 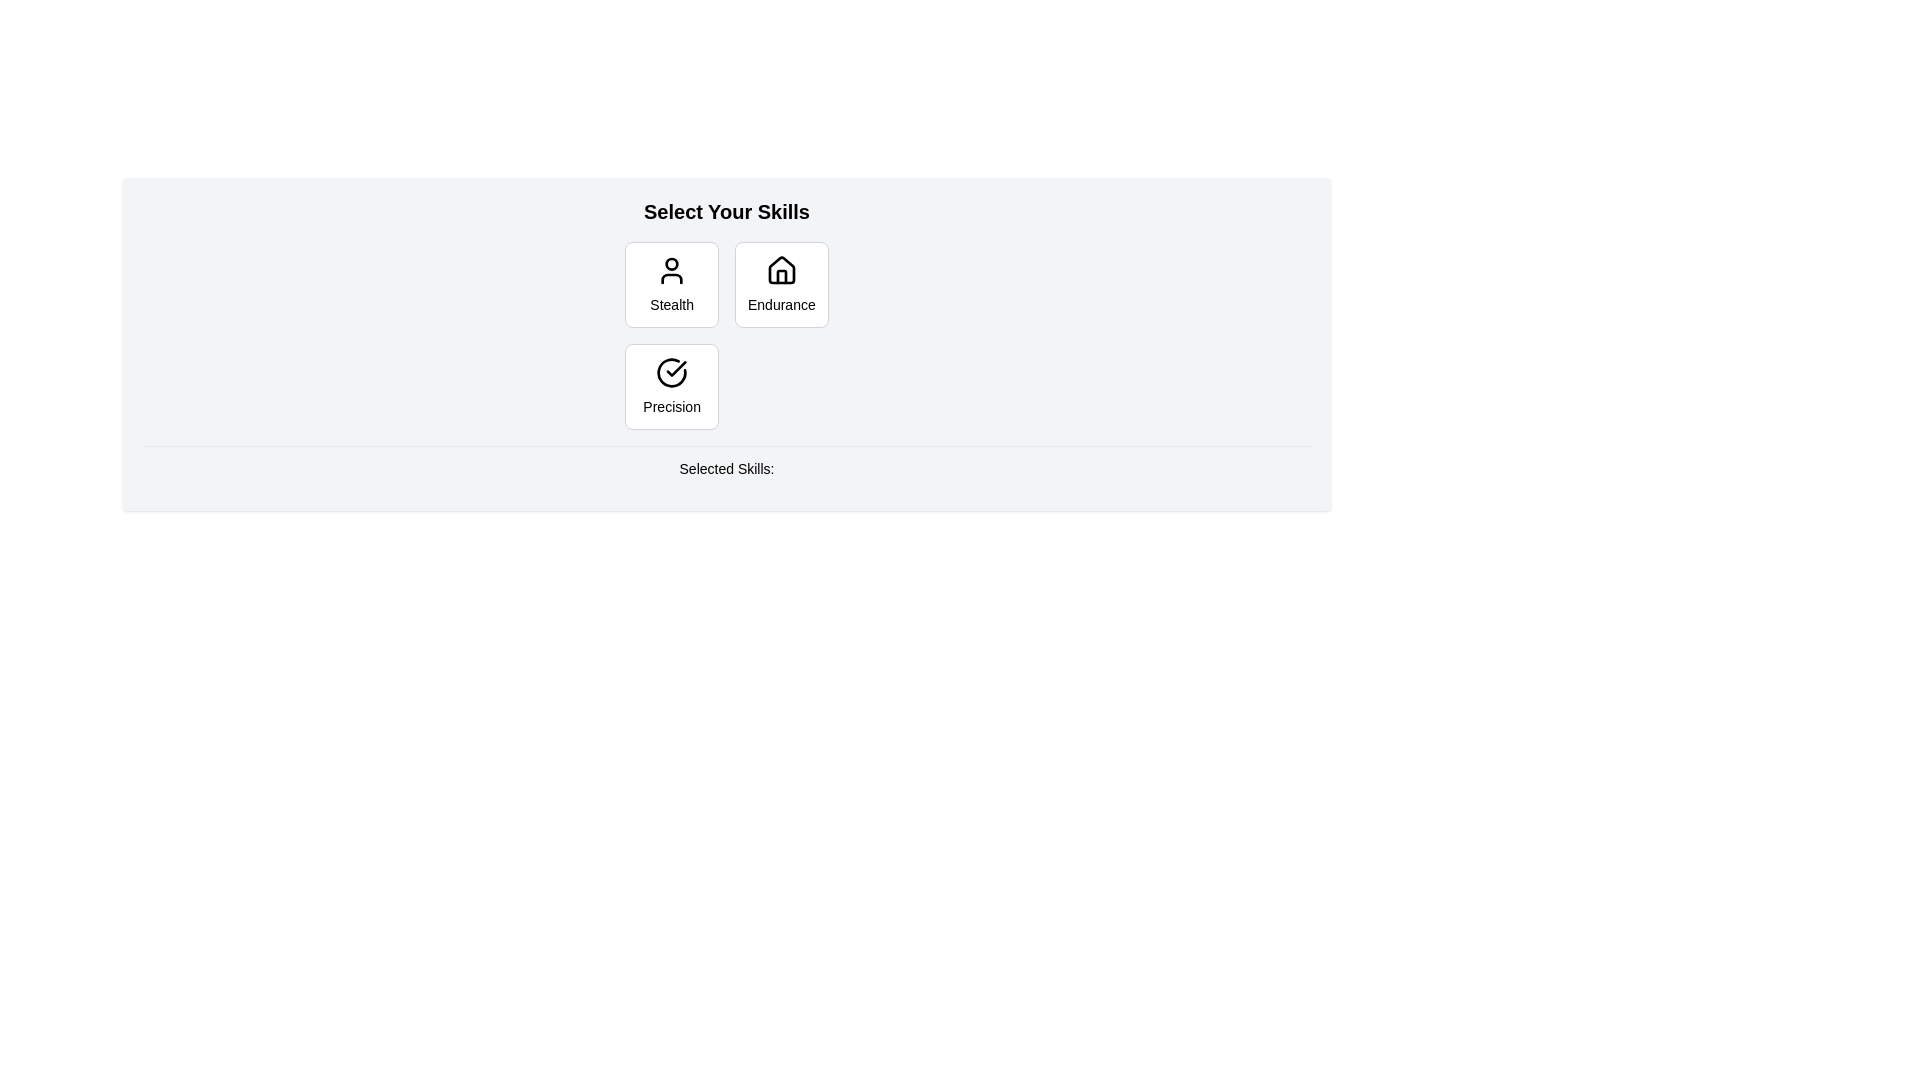 I want to click on the text label that indicates the section displaying the skills chosen by the user, located centrally below the 'Select Your Skills' section, so click(x=725, y=469).